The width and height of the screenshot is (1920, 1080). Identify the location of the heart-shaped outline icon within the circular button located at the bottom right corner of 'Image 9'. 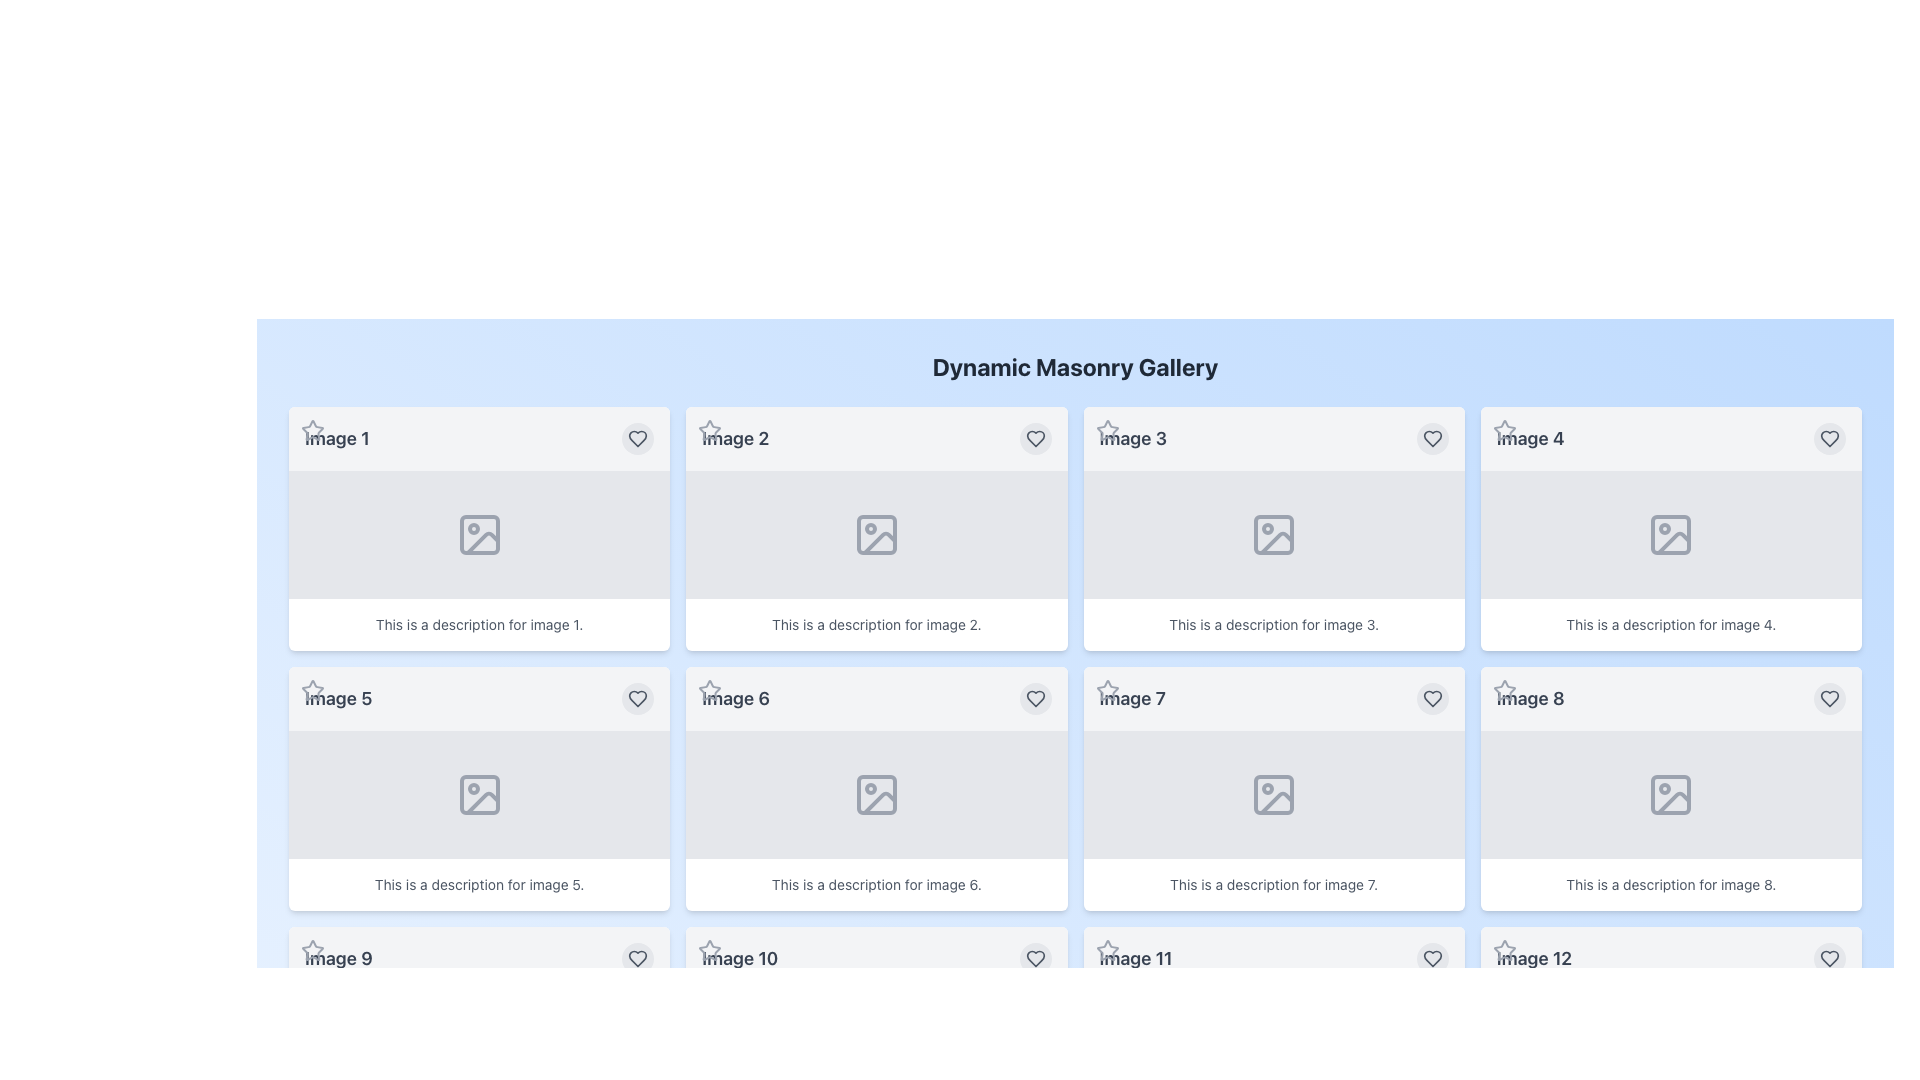
(637, 958).